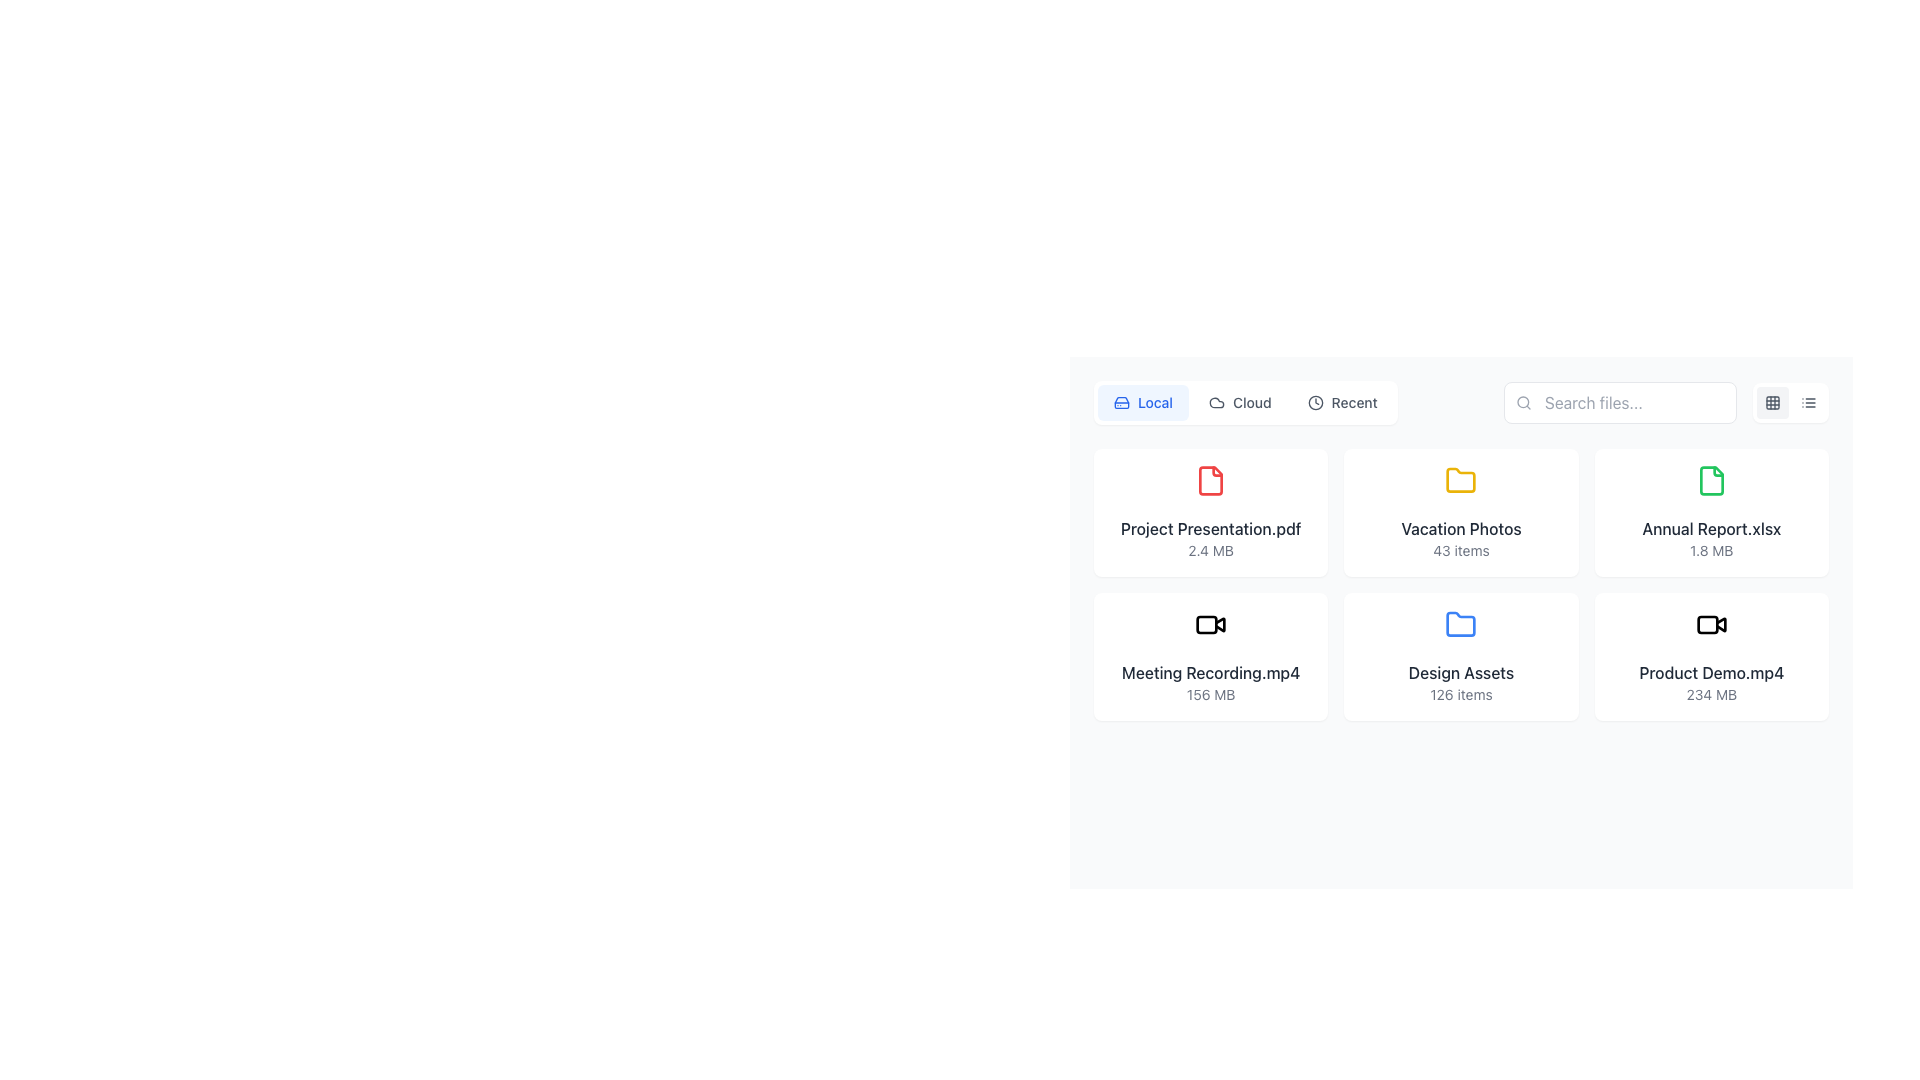  What do you see at coordinates (1461, 538) in the screenshot?
I see `the descriptive label for the folder named 'Vacation Photos' which contains '43 items' positioned centrally in the second column and second row of the grid layout` at bounding box center [1461, 538].